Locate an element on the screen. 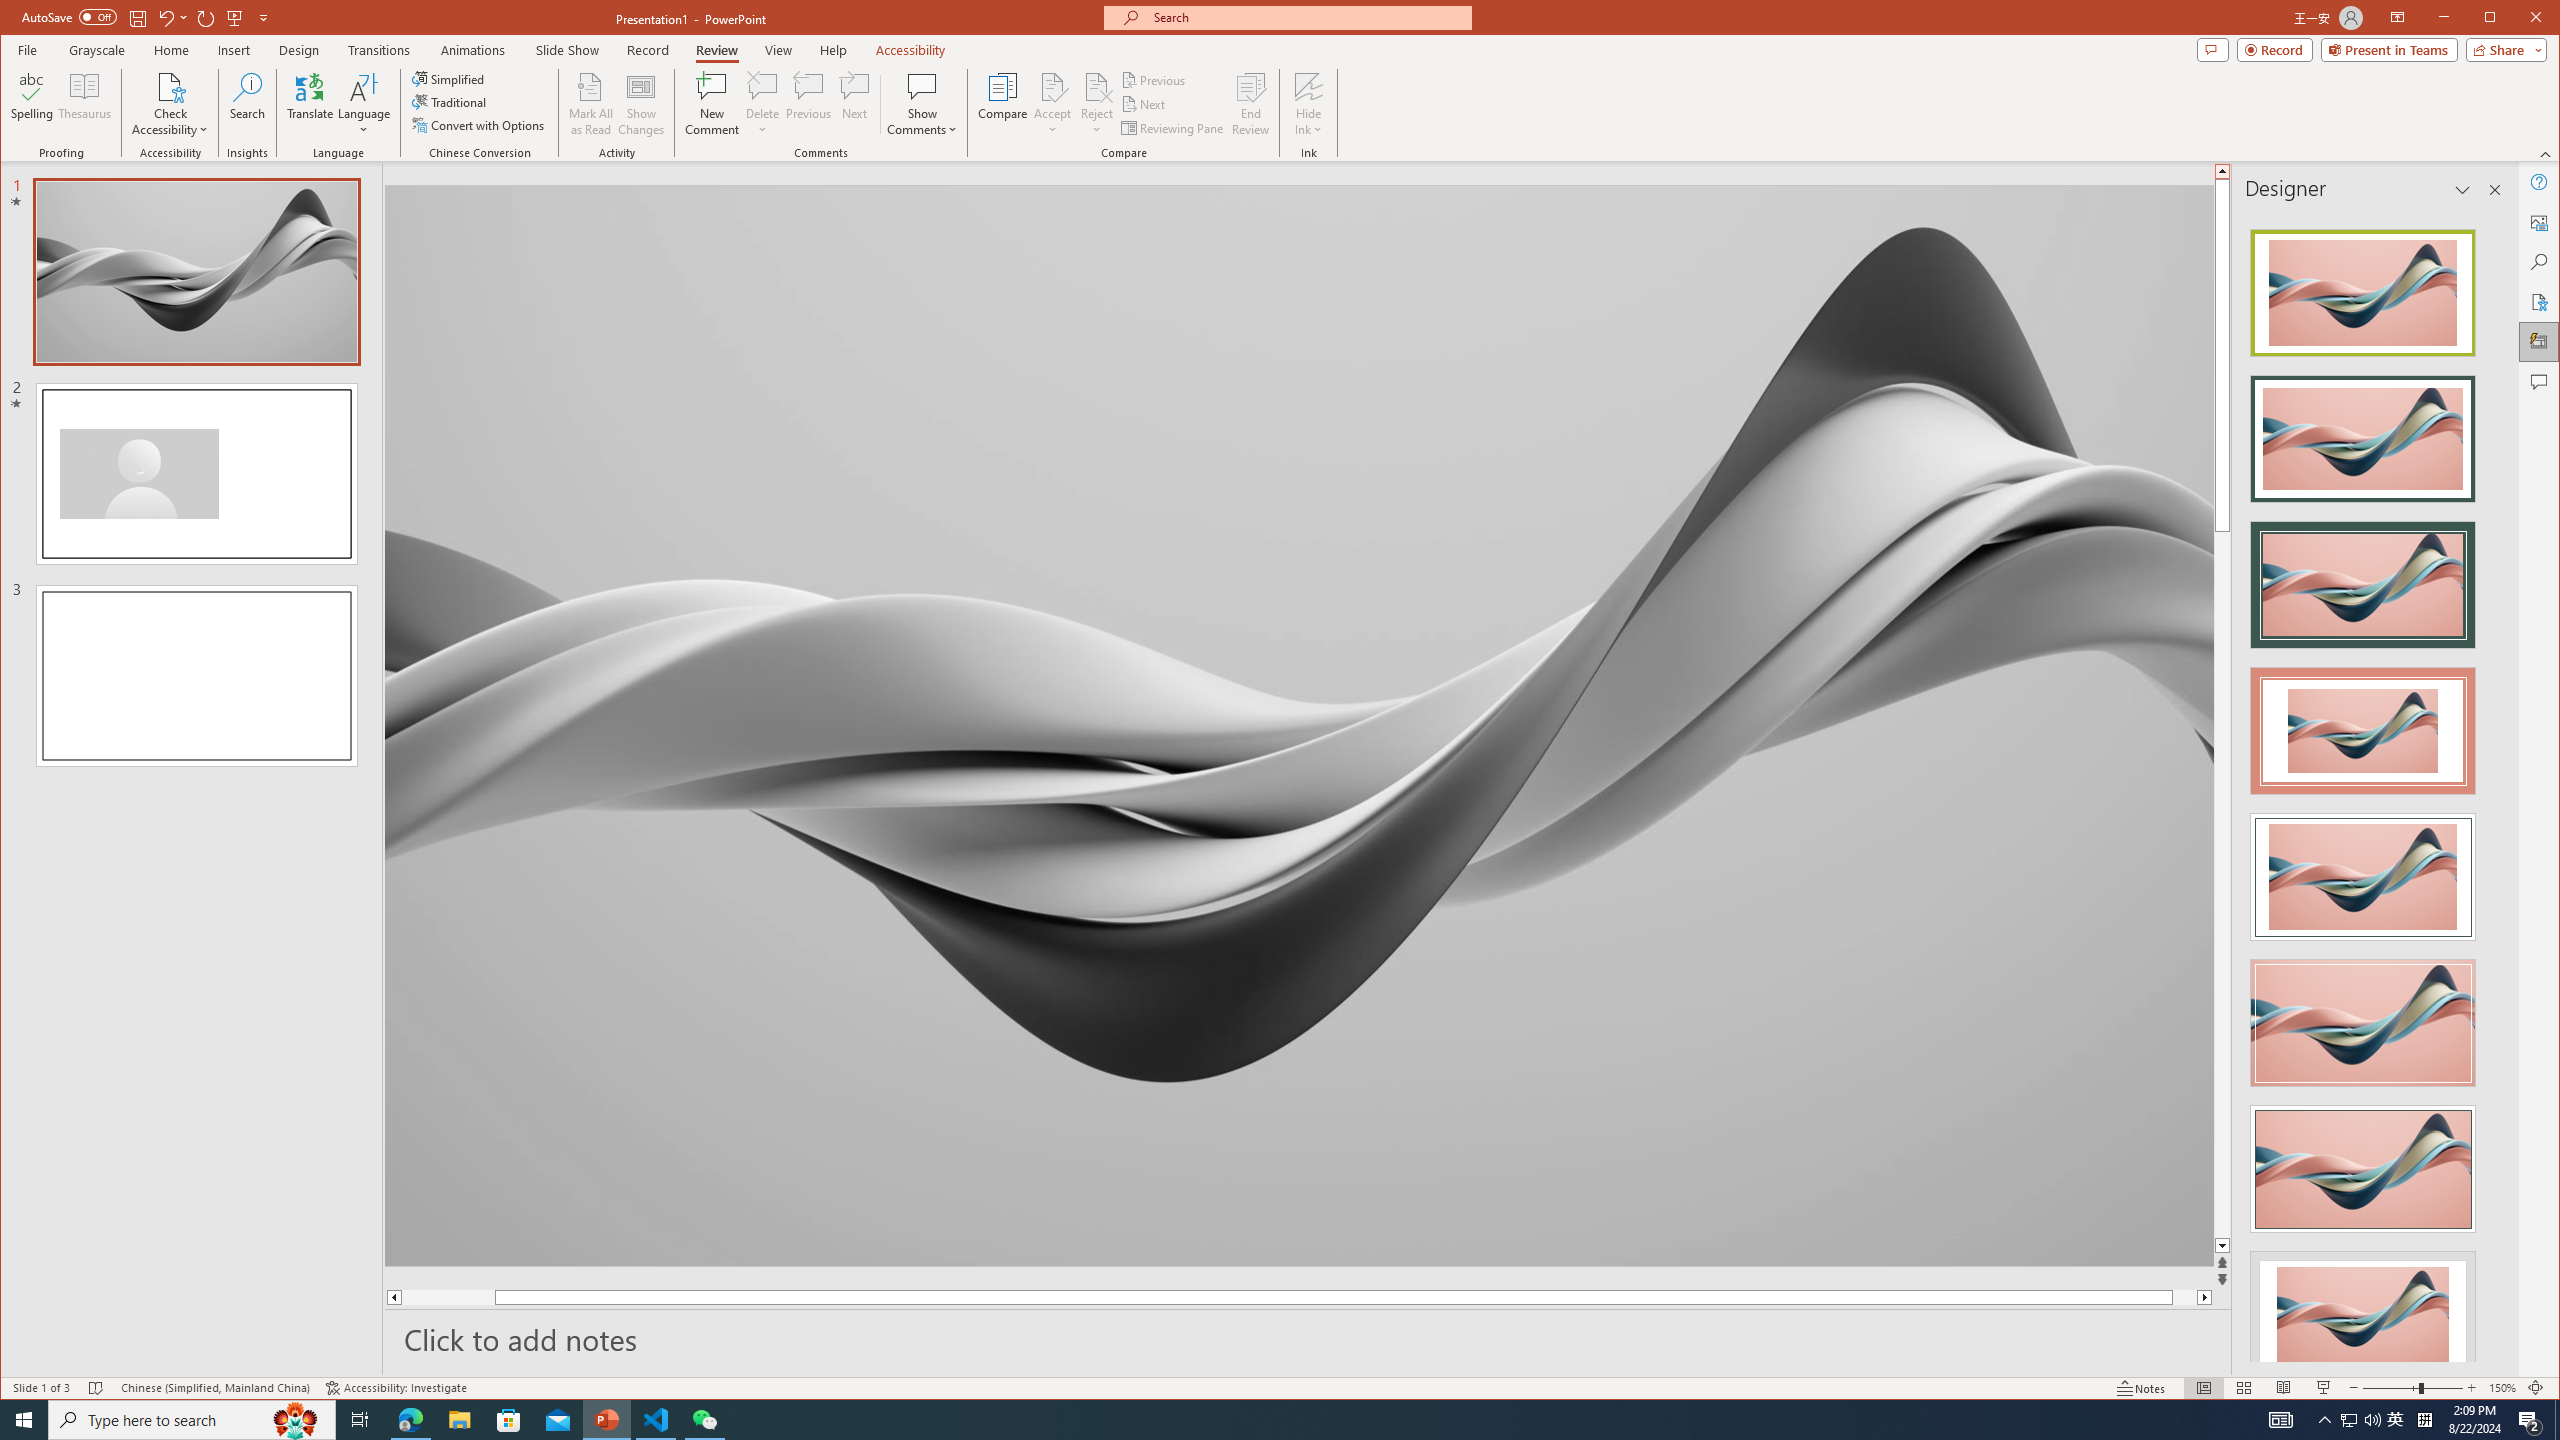 This screenshot has height=1440, width=2560. 'Zoom 150%' is located at coordinates (2502, 1387).